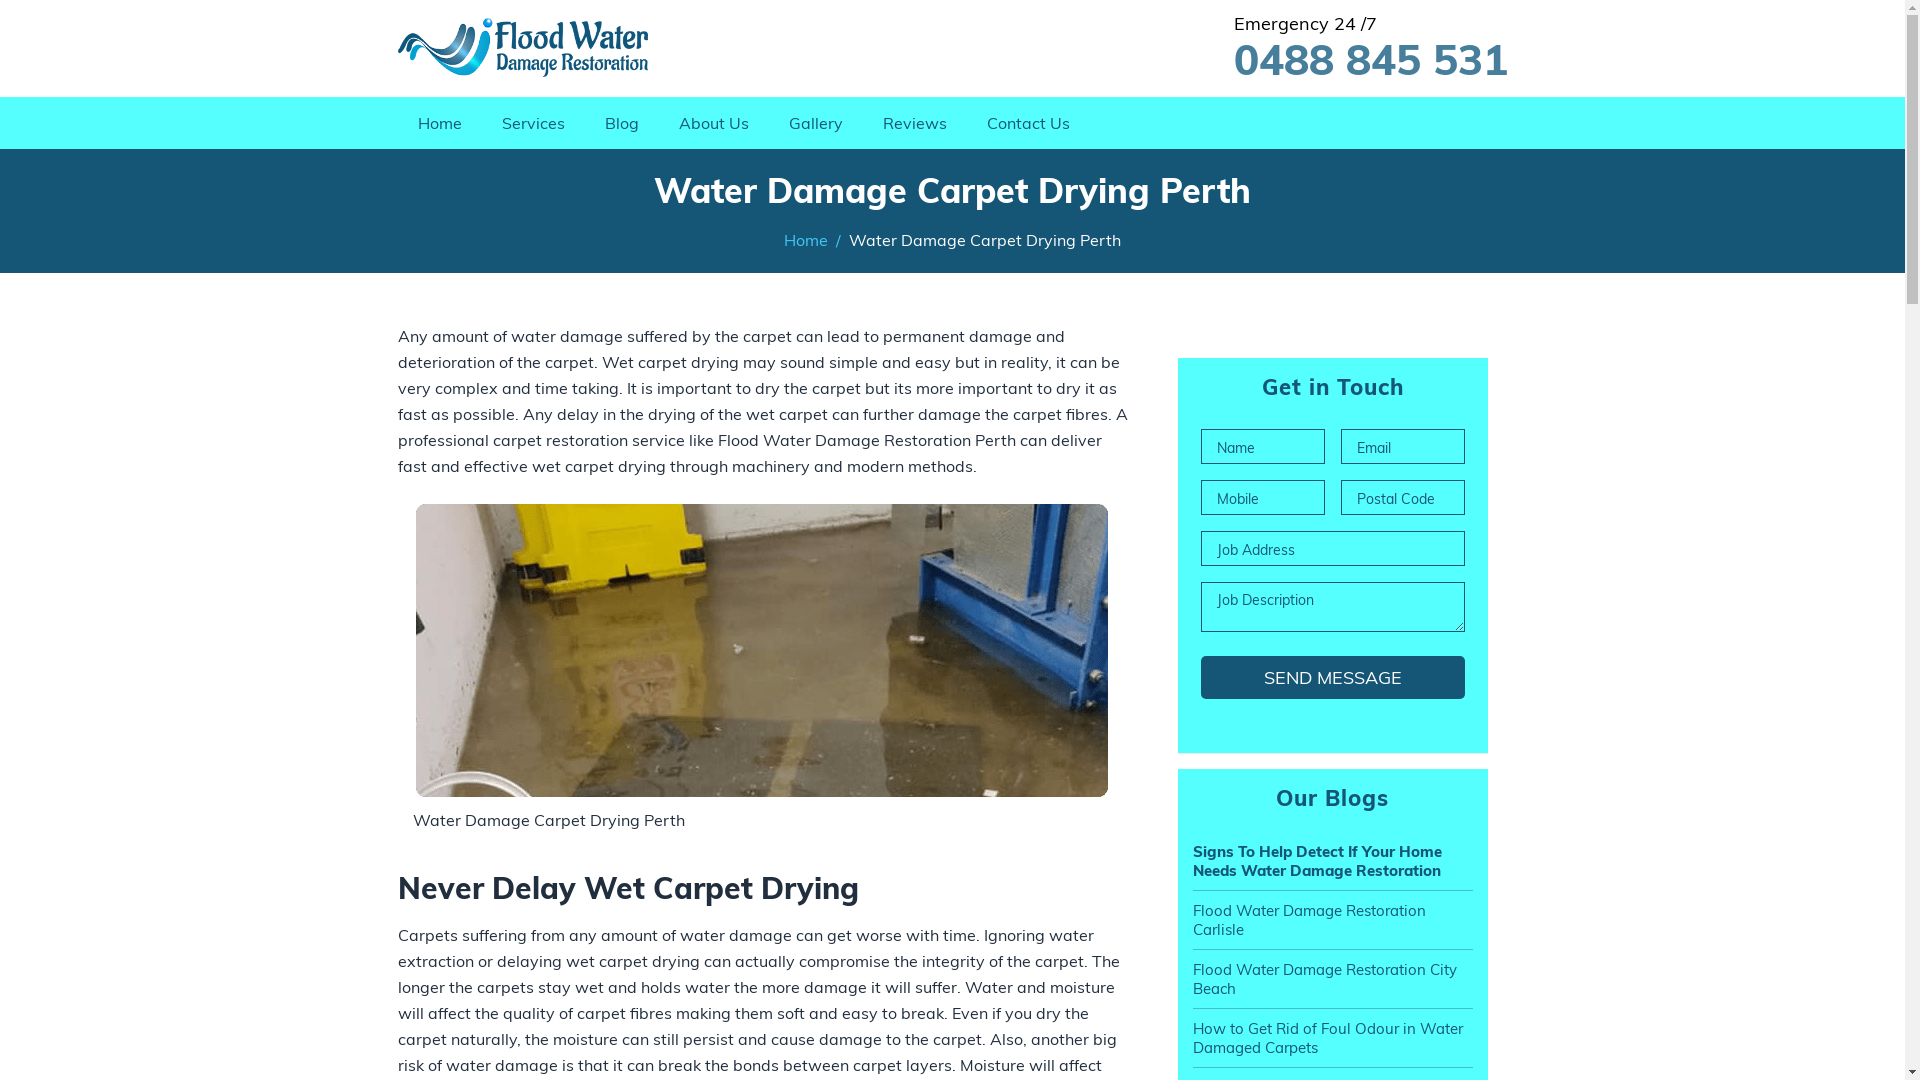 The height and width of the screenshot is (1080, 1920). Describe the element at coordinates (533, 123) in the screenshot. I see `'Services'` at that location.